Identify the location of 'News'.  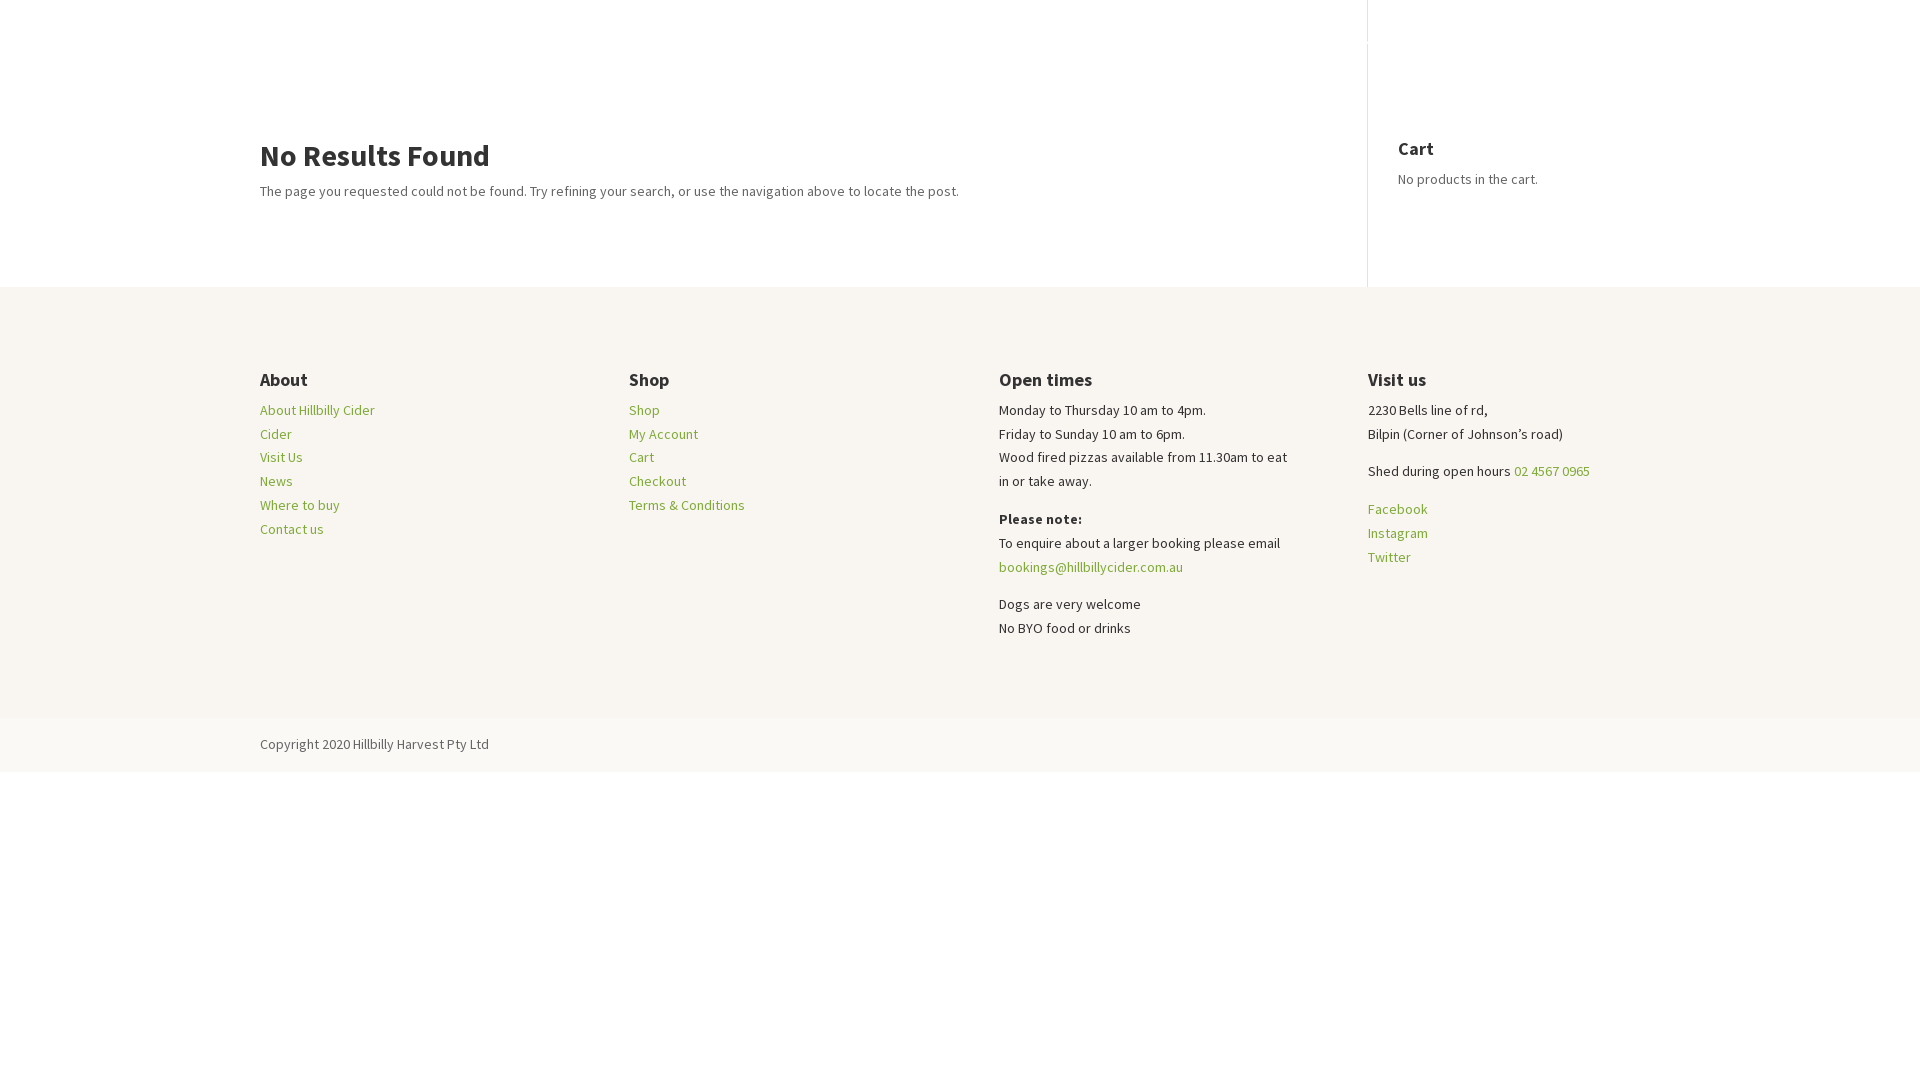
(275, 481).